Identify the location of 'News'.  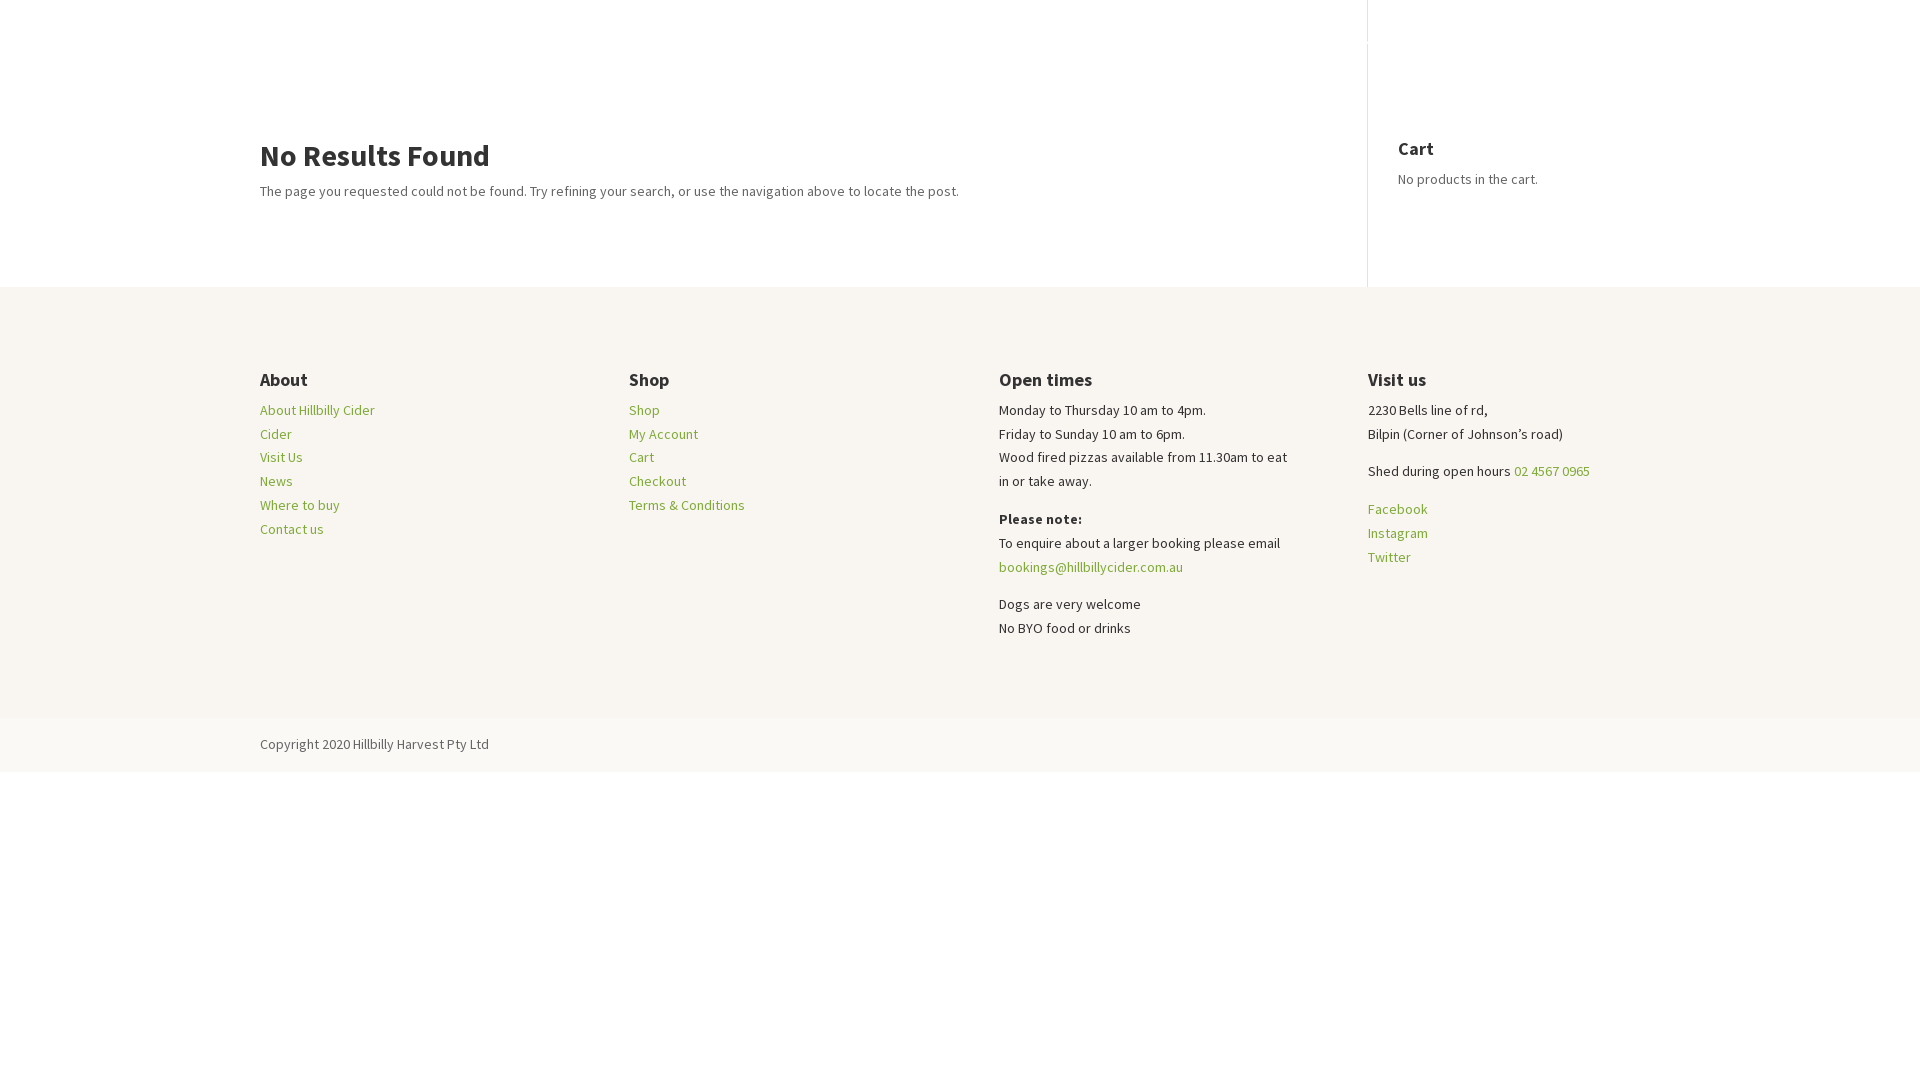
(275, 481).